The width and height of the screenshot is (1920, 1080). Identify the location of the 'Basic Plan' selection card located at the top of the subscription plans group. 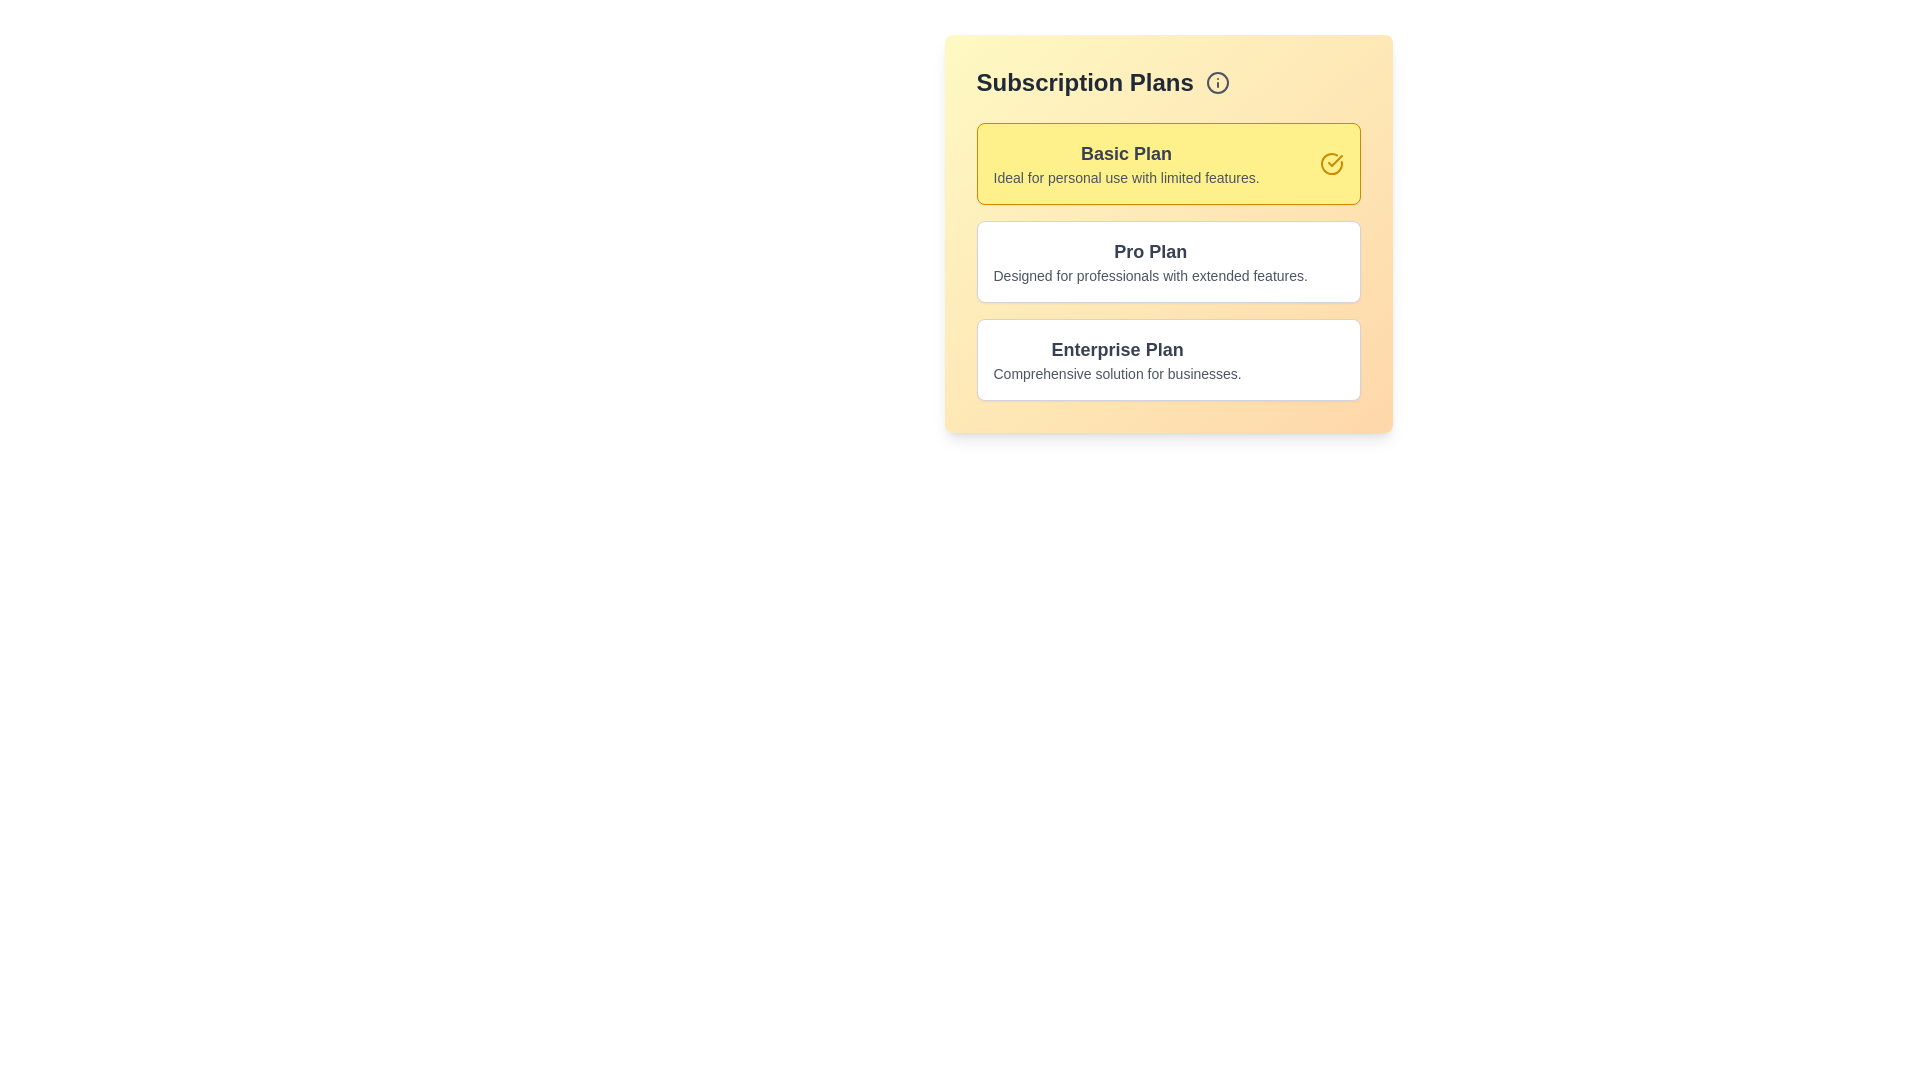
(1168, 163).